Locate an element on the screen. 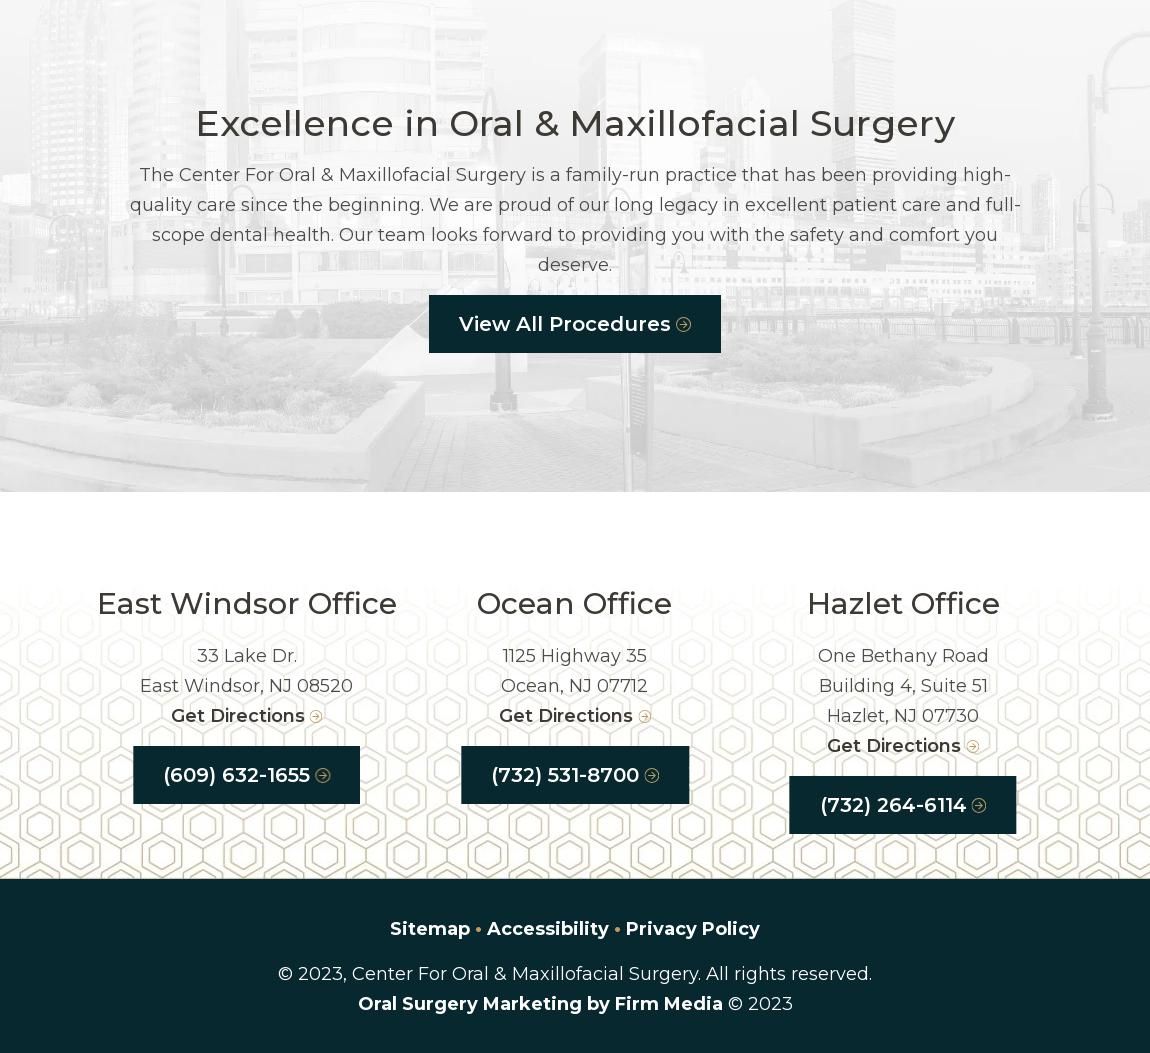  '© 2023' is located at coordinates (756, 1004).